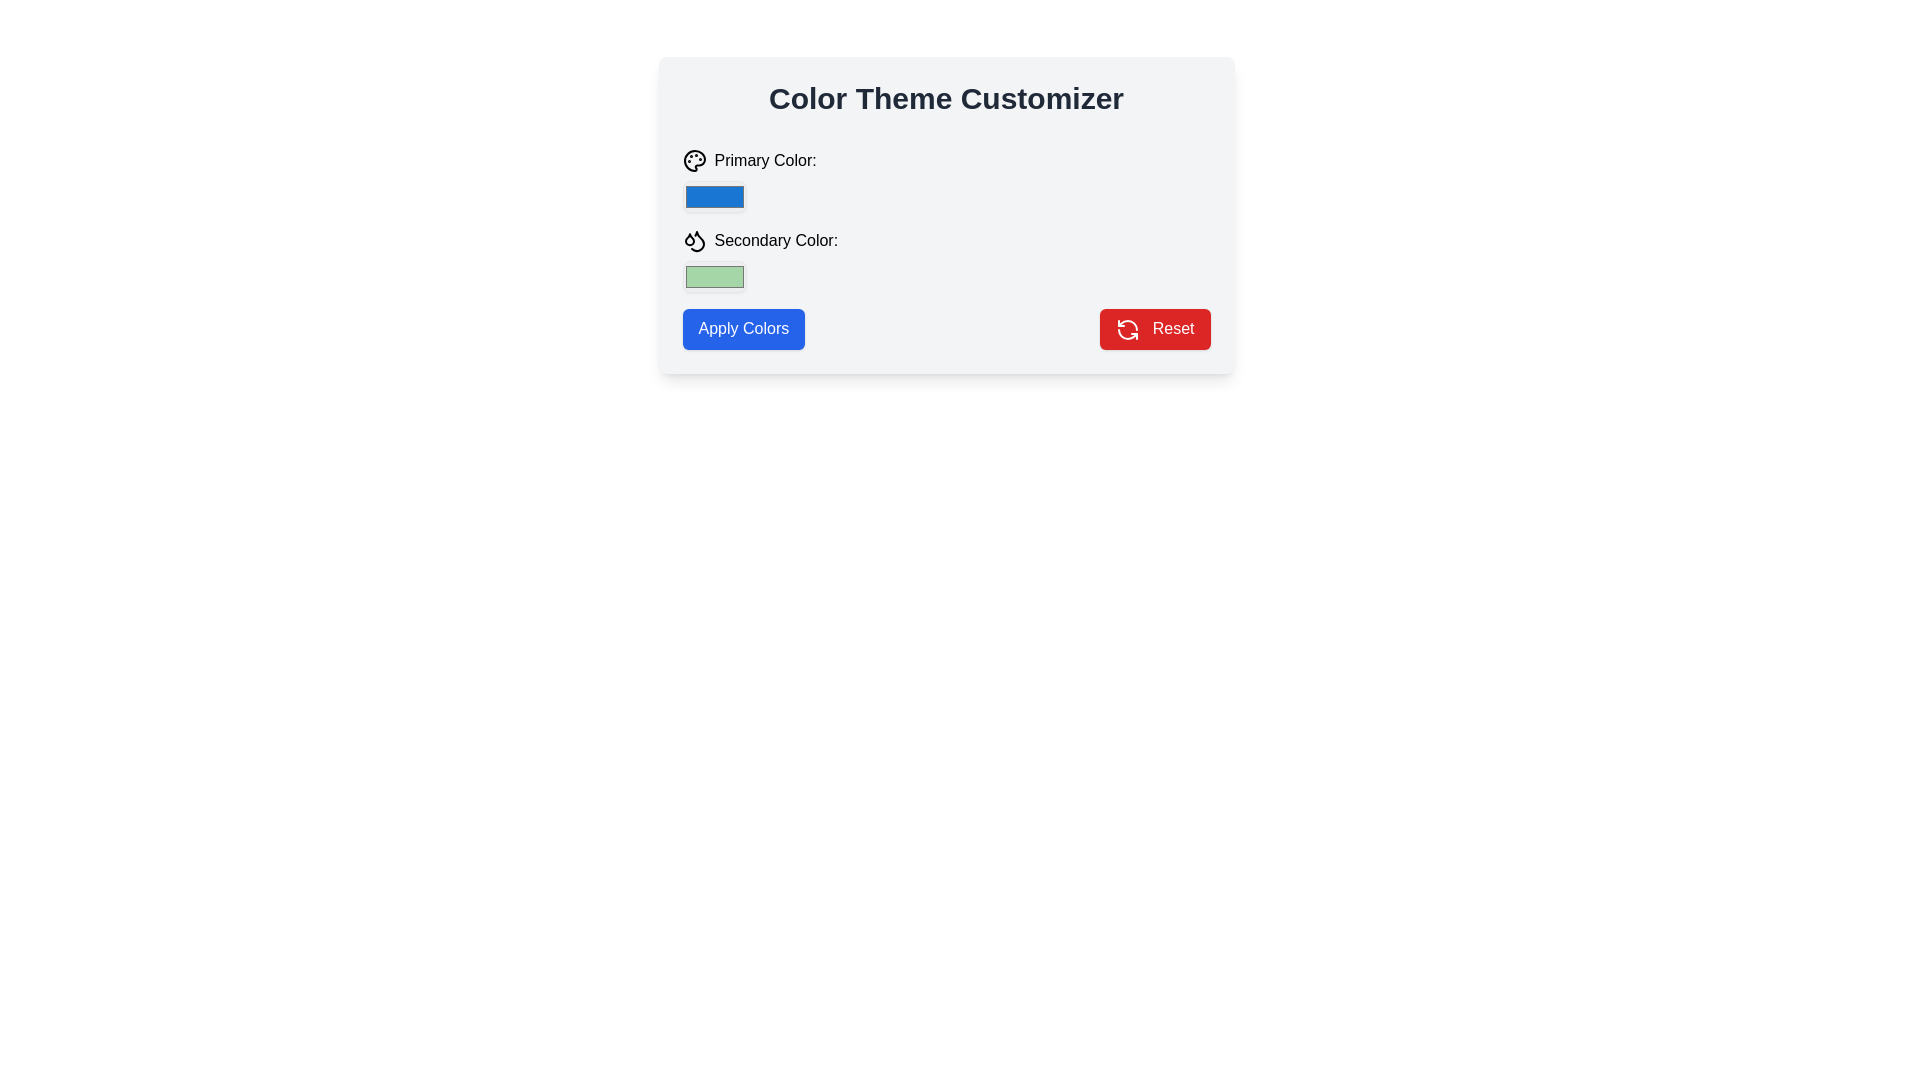 The height and width of the screenshot is (1080, 1920). What do you see at coordinates (694, 160) in the screenshot?
I see `the palette icon that represents the 'Primary Color' section, located to the far left of the label 'Primary Color:' and the blue color display box` at bounding box center [694, 160].